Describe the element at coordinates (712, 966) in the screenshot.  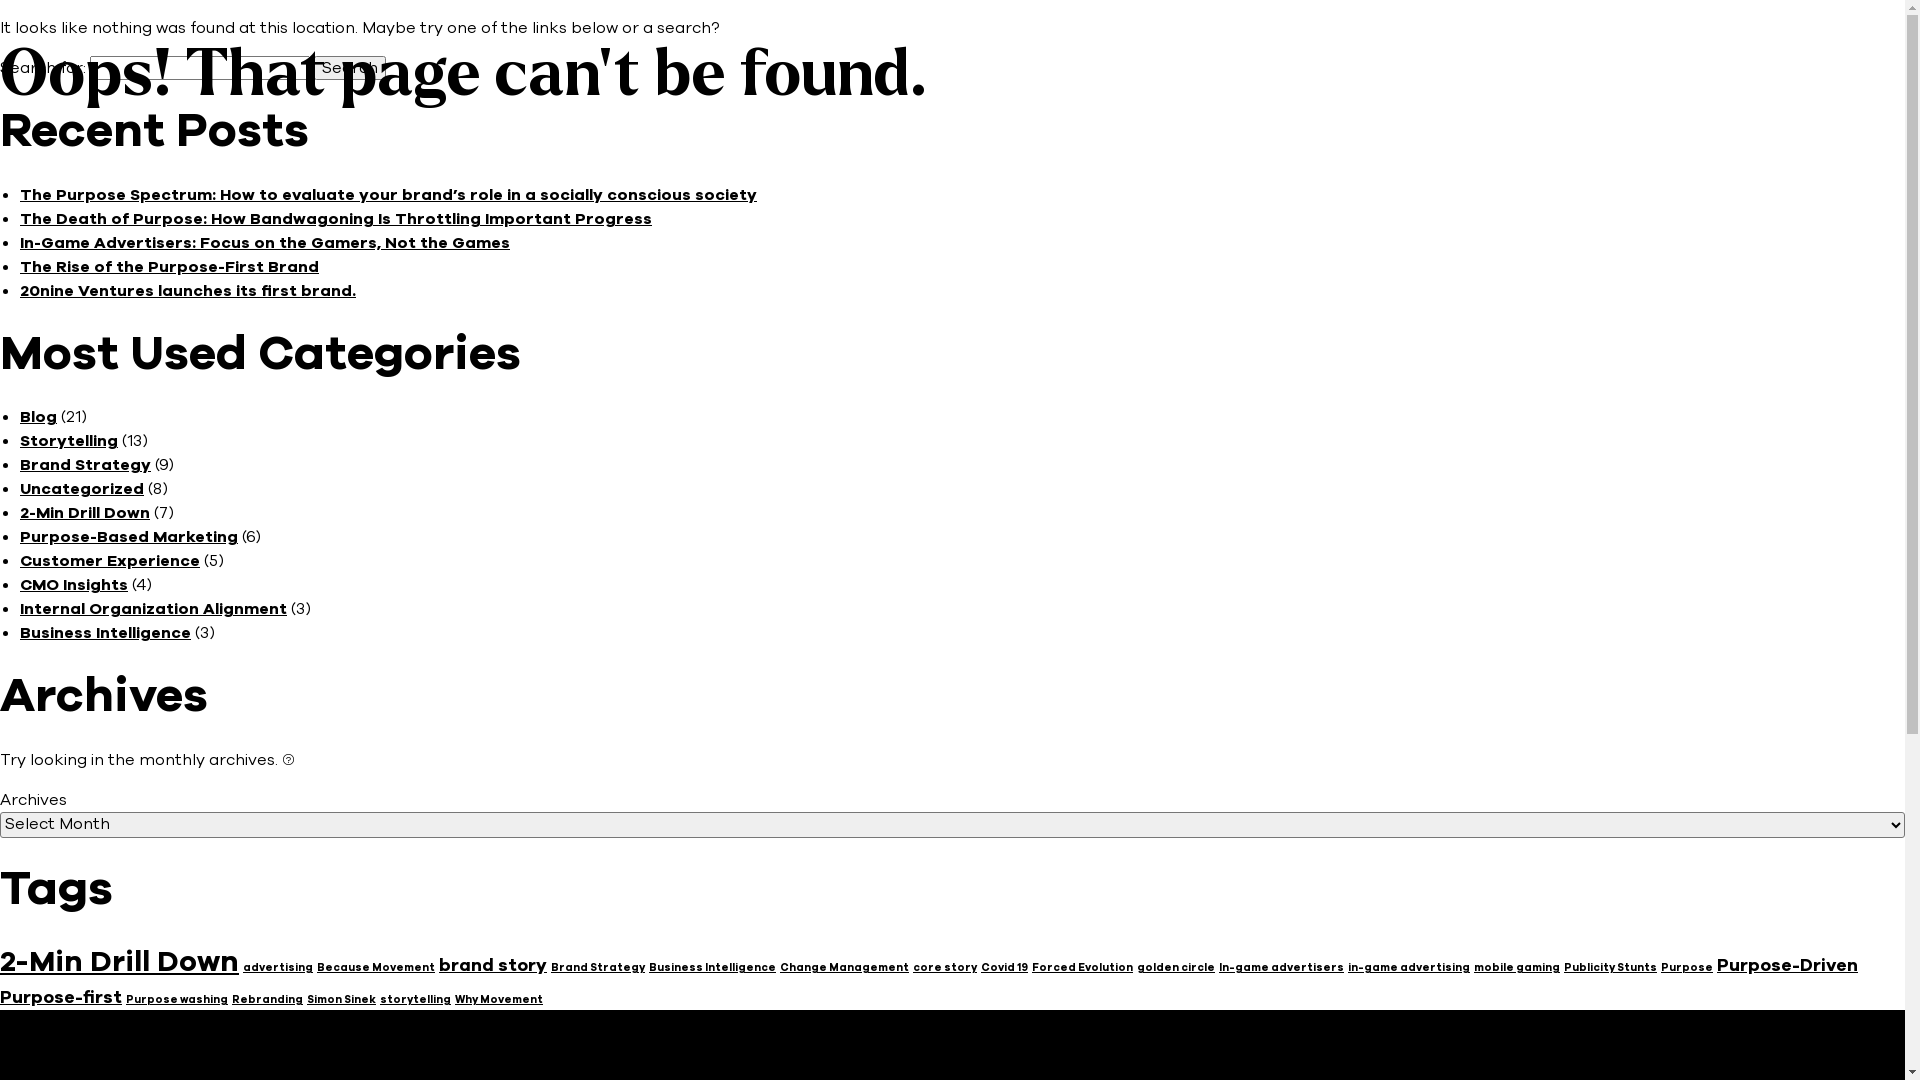
I see `'Business Intelligence'` at that location.